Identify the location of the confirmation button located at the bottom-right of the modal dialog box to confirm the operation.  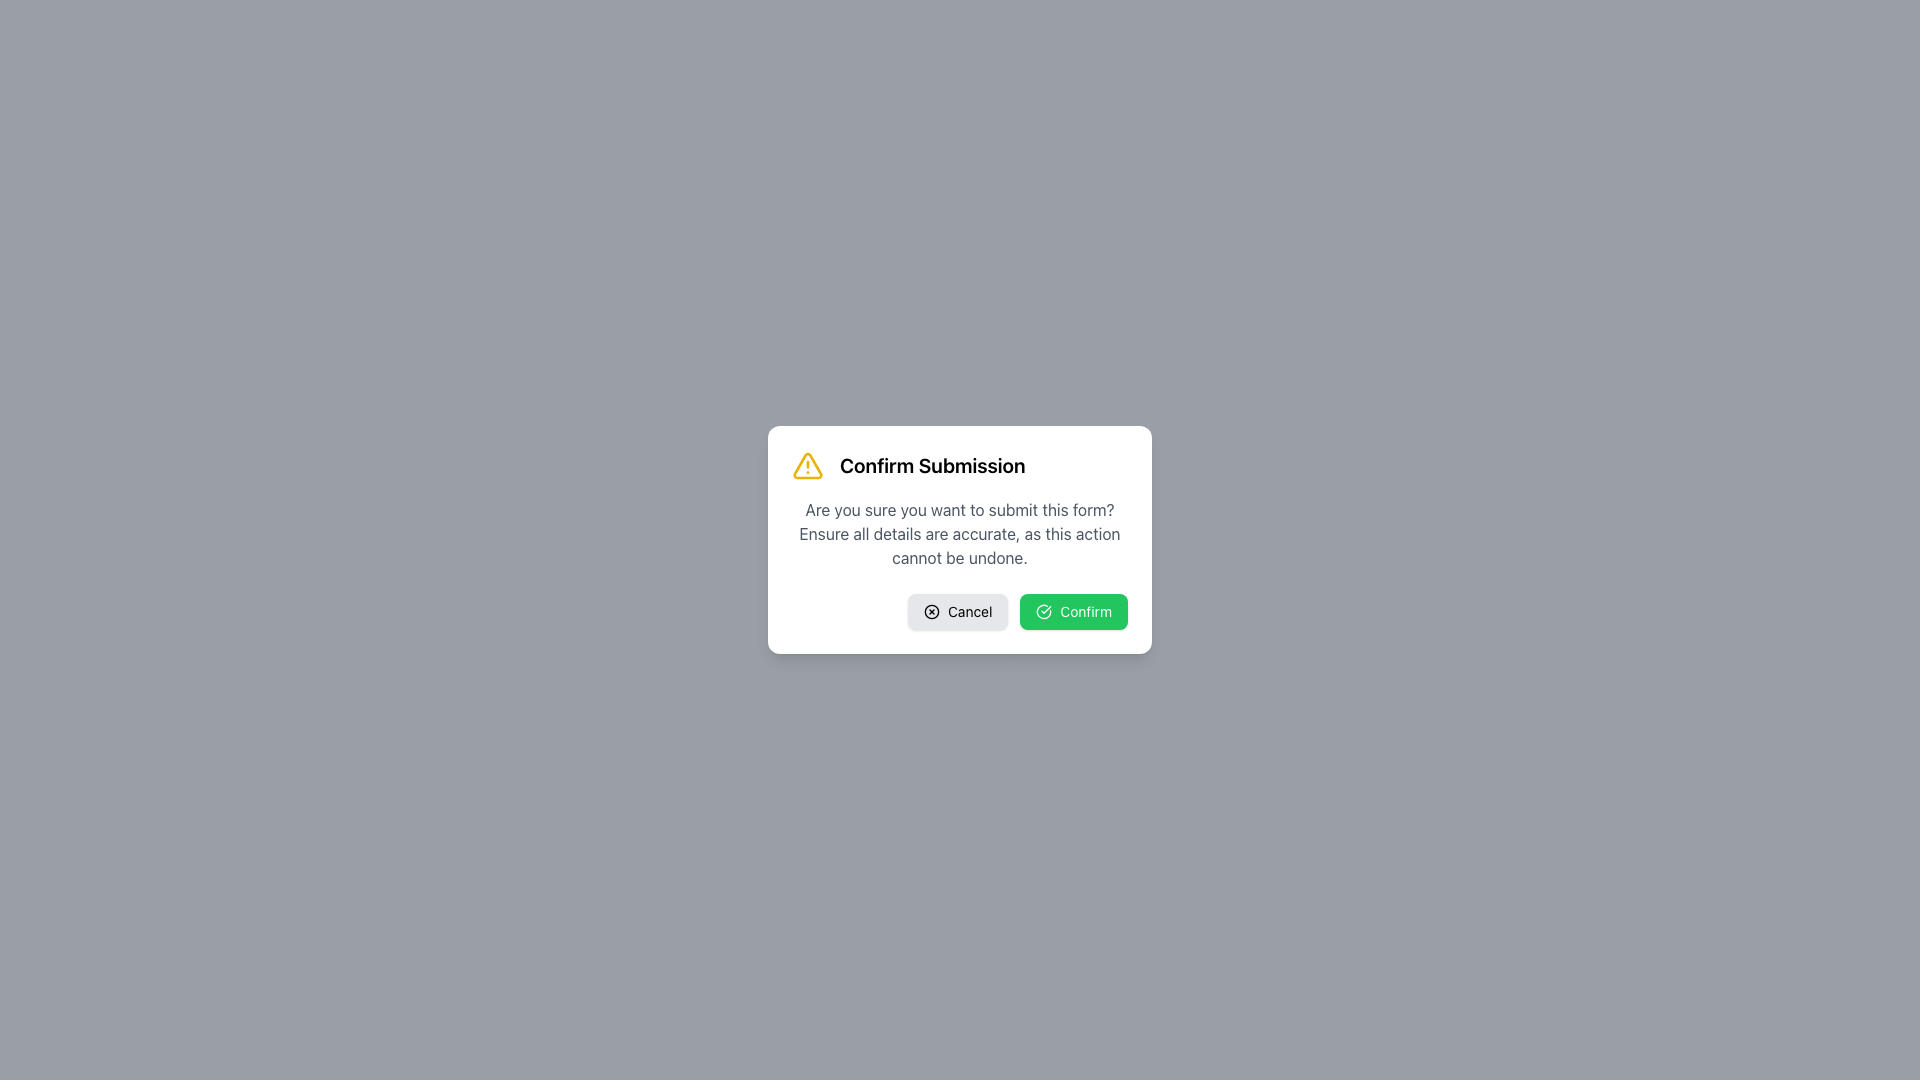
(1073, 611).